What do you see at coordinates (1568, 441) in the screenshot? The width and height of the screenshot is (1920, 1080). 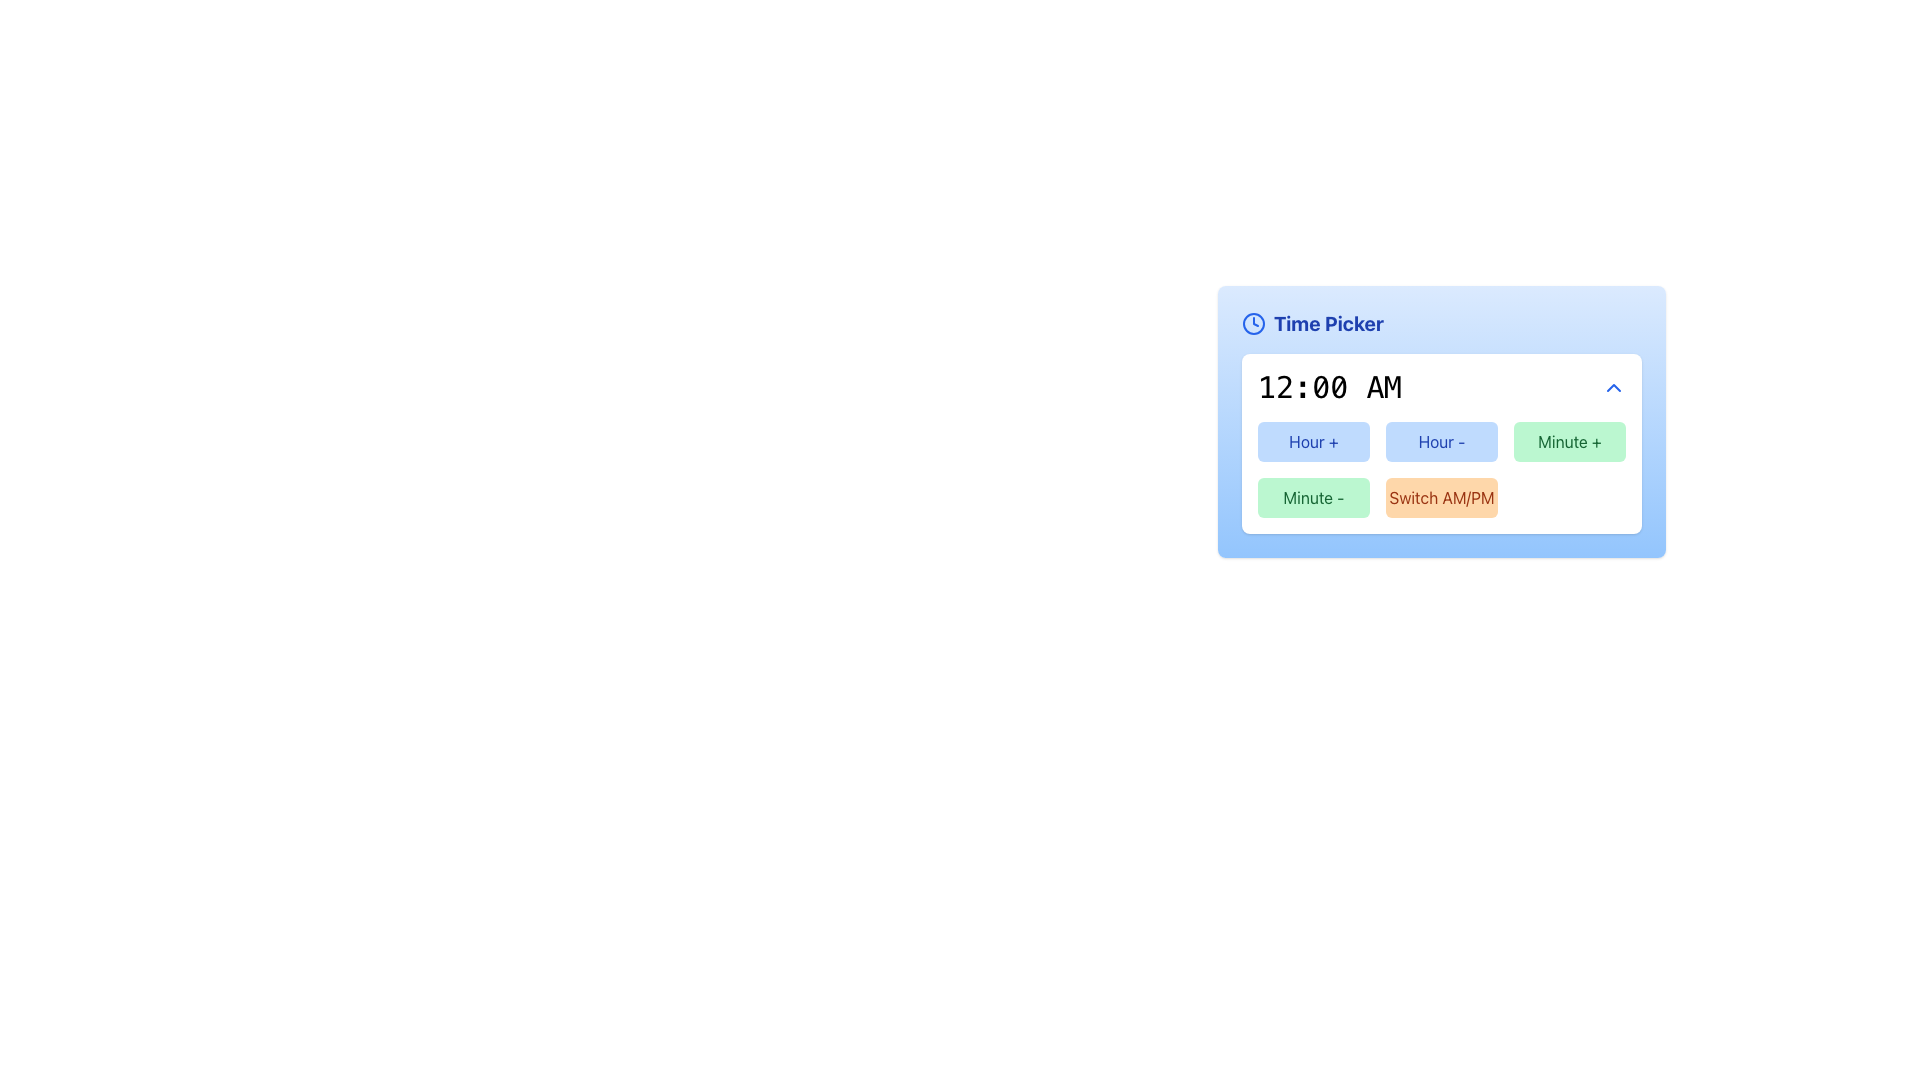 I see `the increment minute button located in the top right corner of the time selection interface` at bounding box center [1568, 441].